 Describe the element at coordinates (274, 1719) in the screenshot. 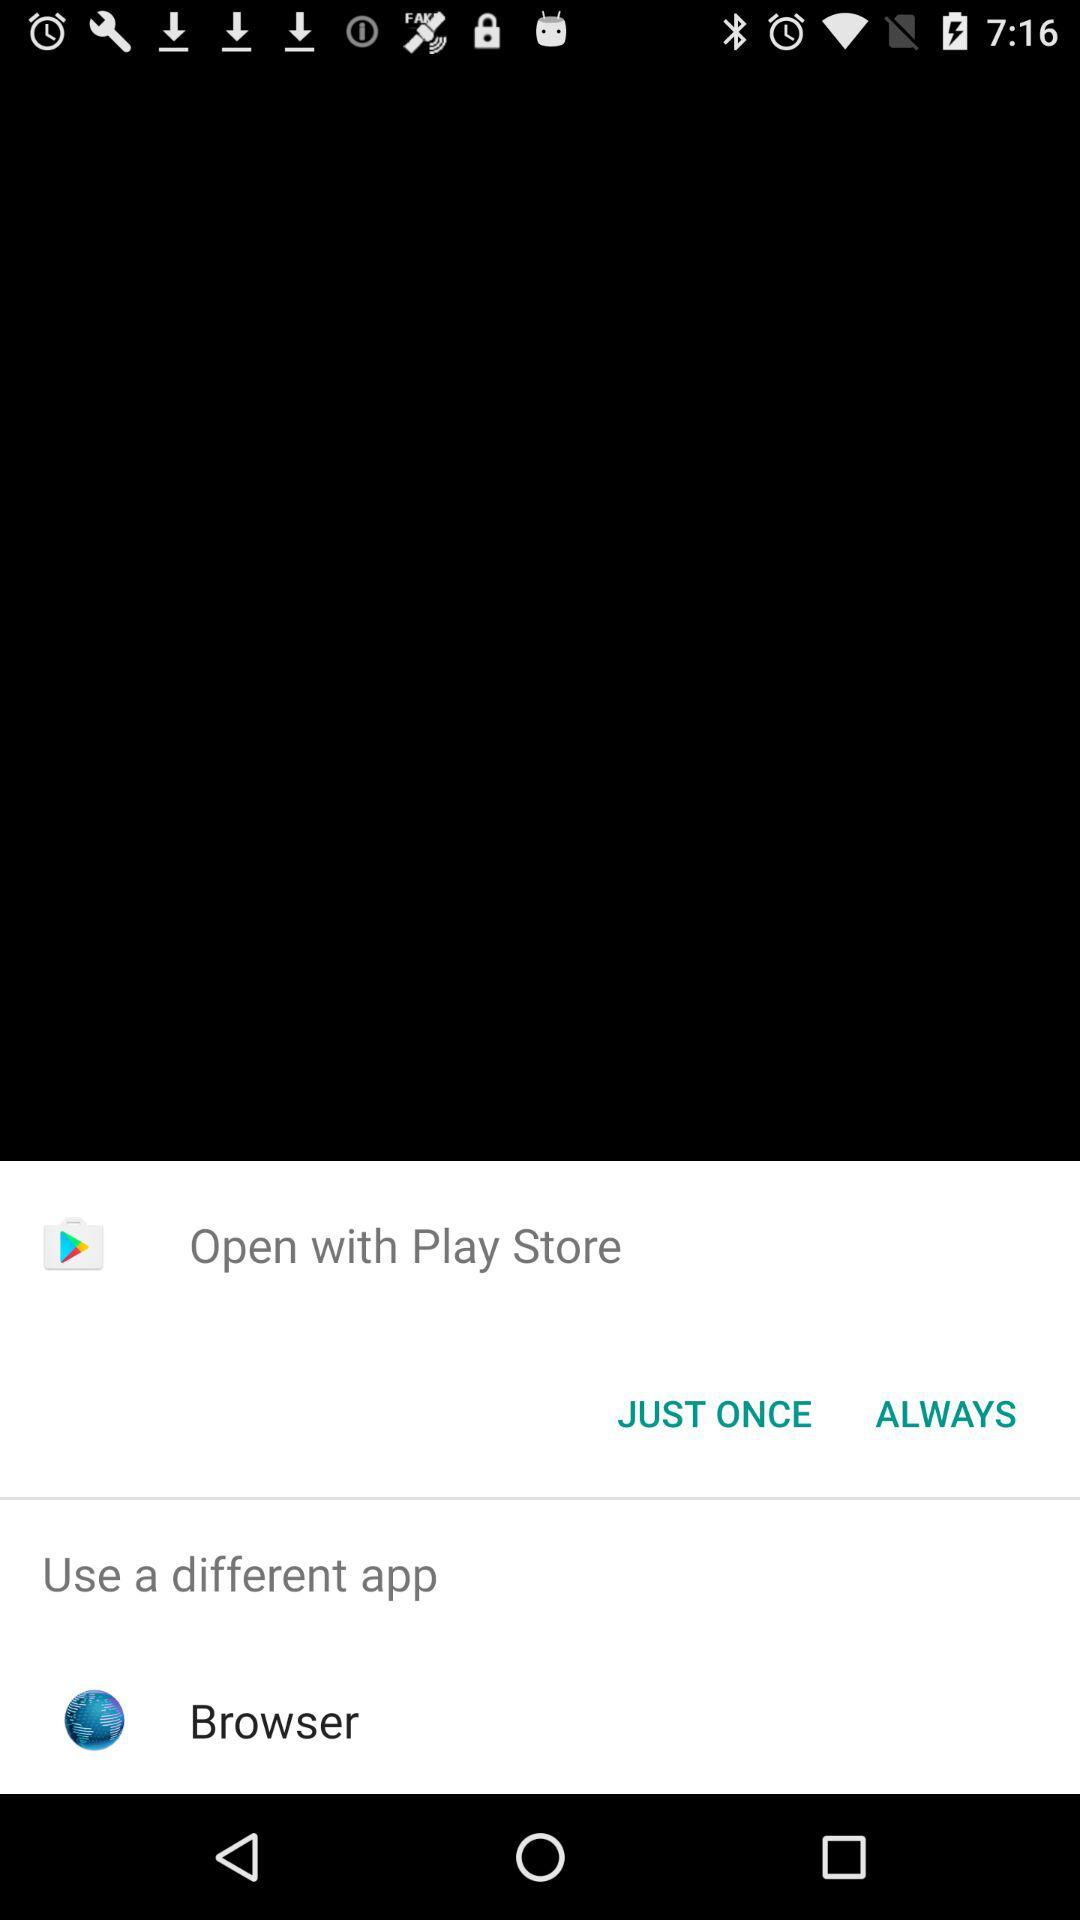

I see `app below use a different` at that location.